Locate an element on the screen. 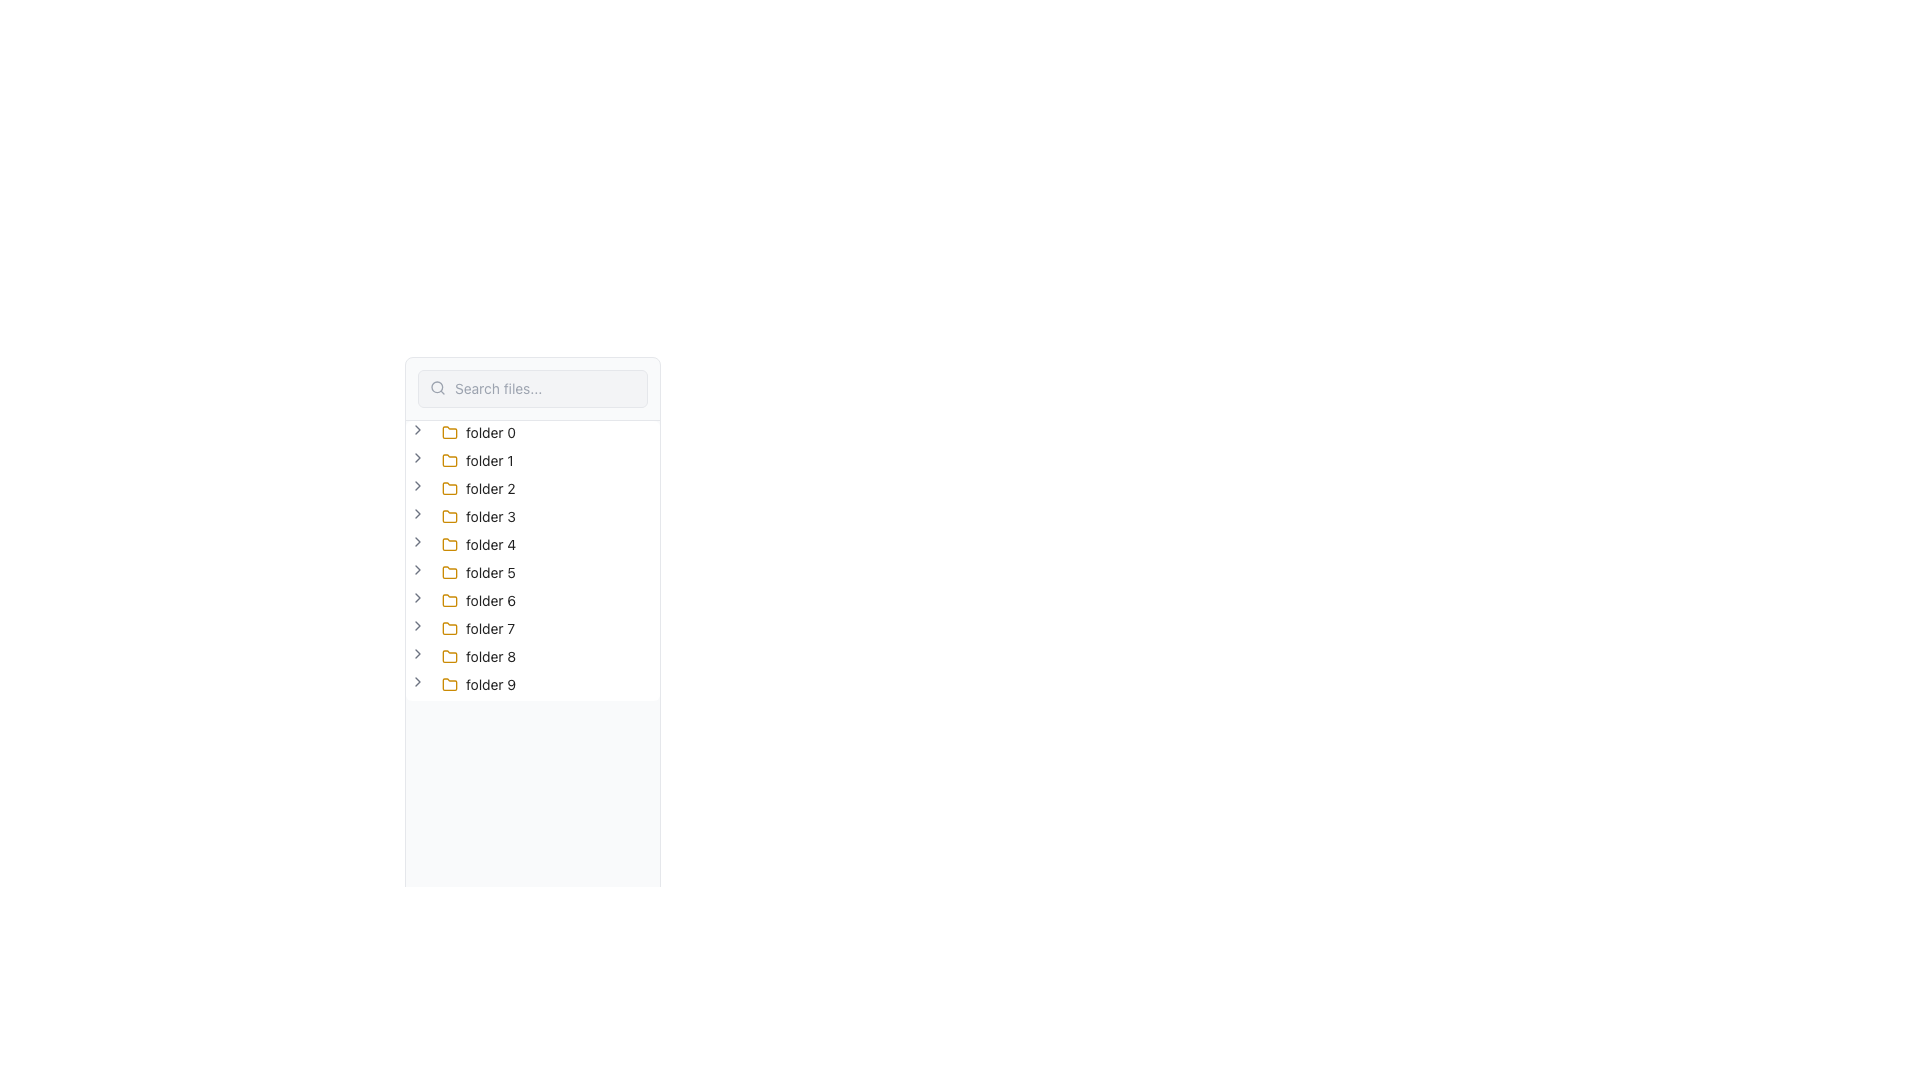 Image resolution: width=1920 pixels, height=1080 pixels. the text label displaying 'folder 3' which is positioned vertically in a sidebar, aligned next to a yellow folder icon, as the fourth item in the list of folder items is located at coordinates (490, 515).